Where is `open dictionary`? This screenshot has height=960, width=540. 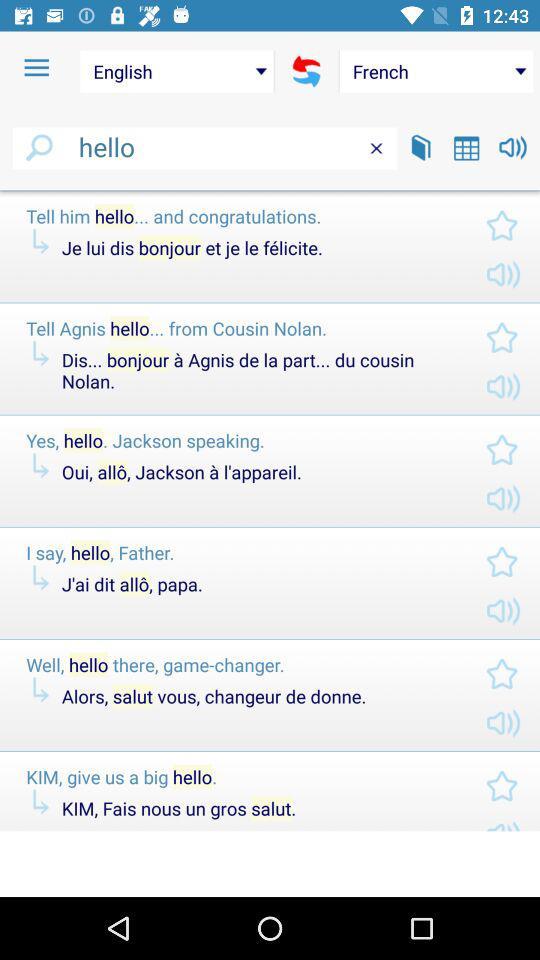
open dictionary is located at coordinates (420, 146).